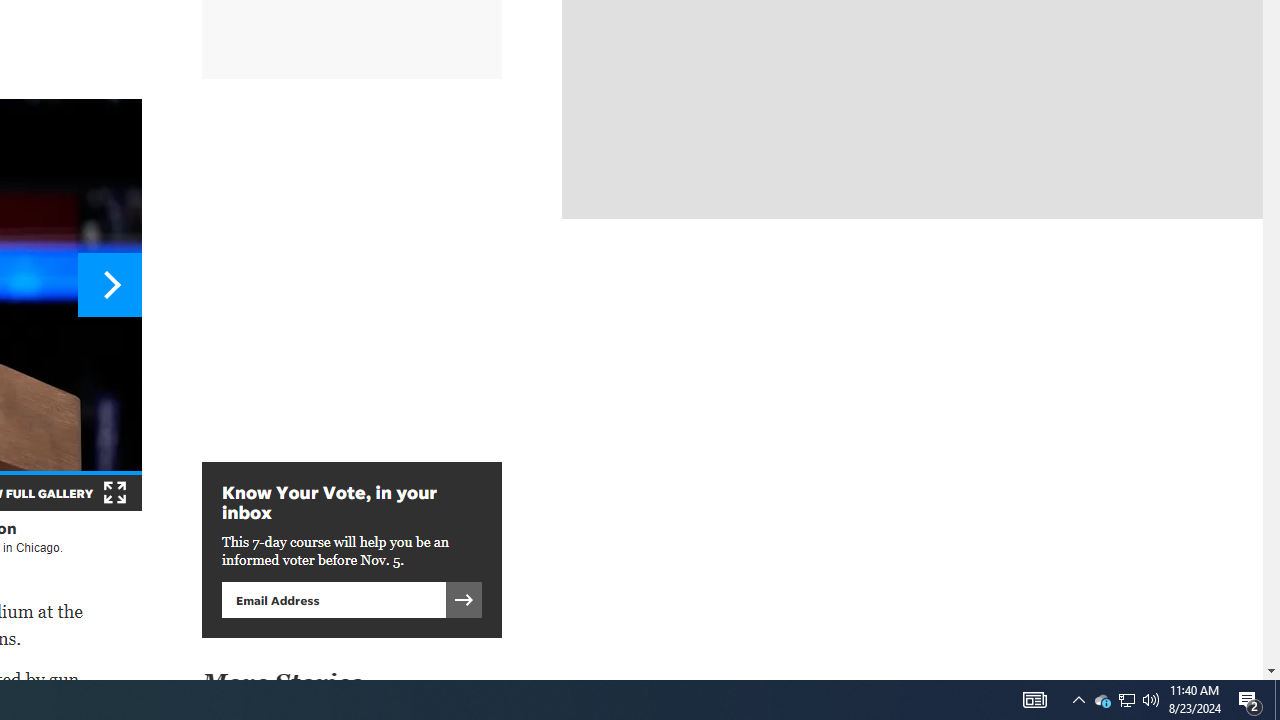 The width and height of the screenshot is (1280, 720). I want to click on 'Email address', so click(333, 598).